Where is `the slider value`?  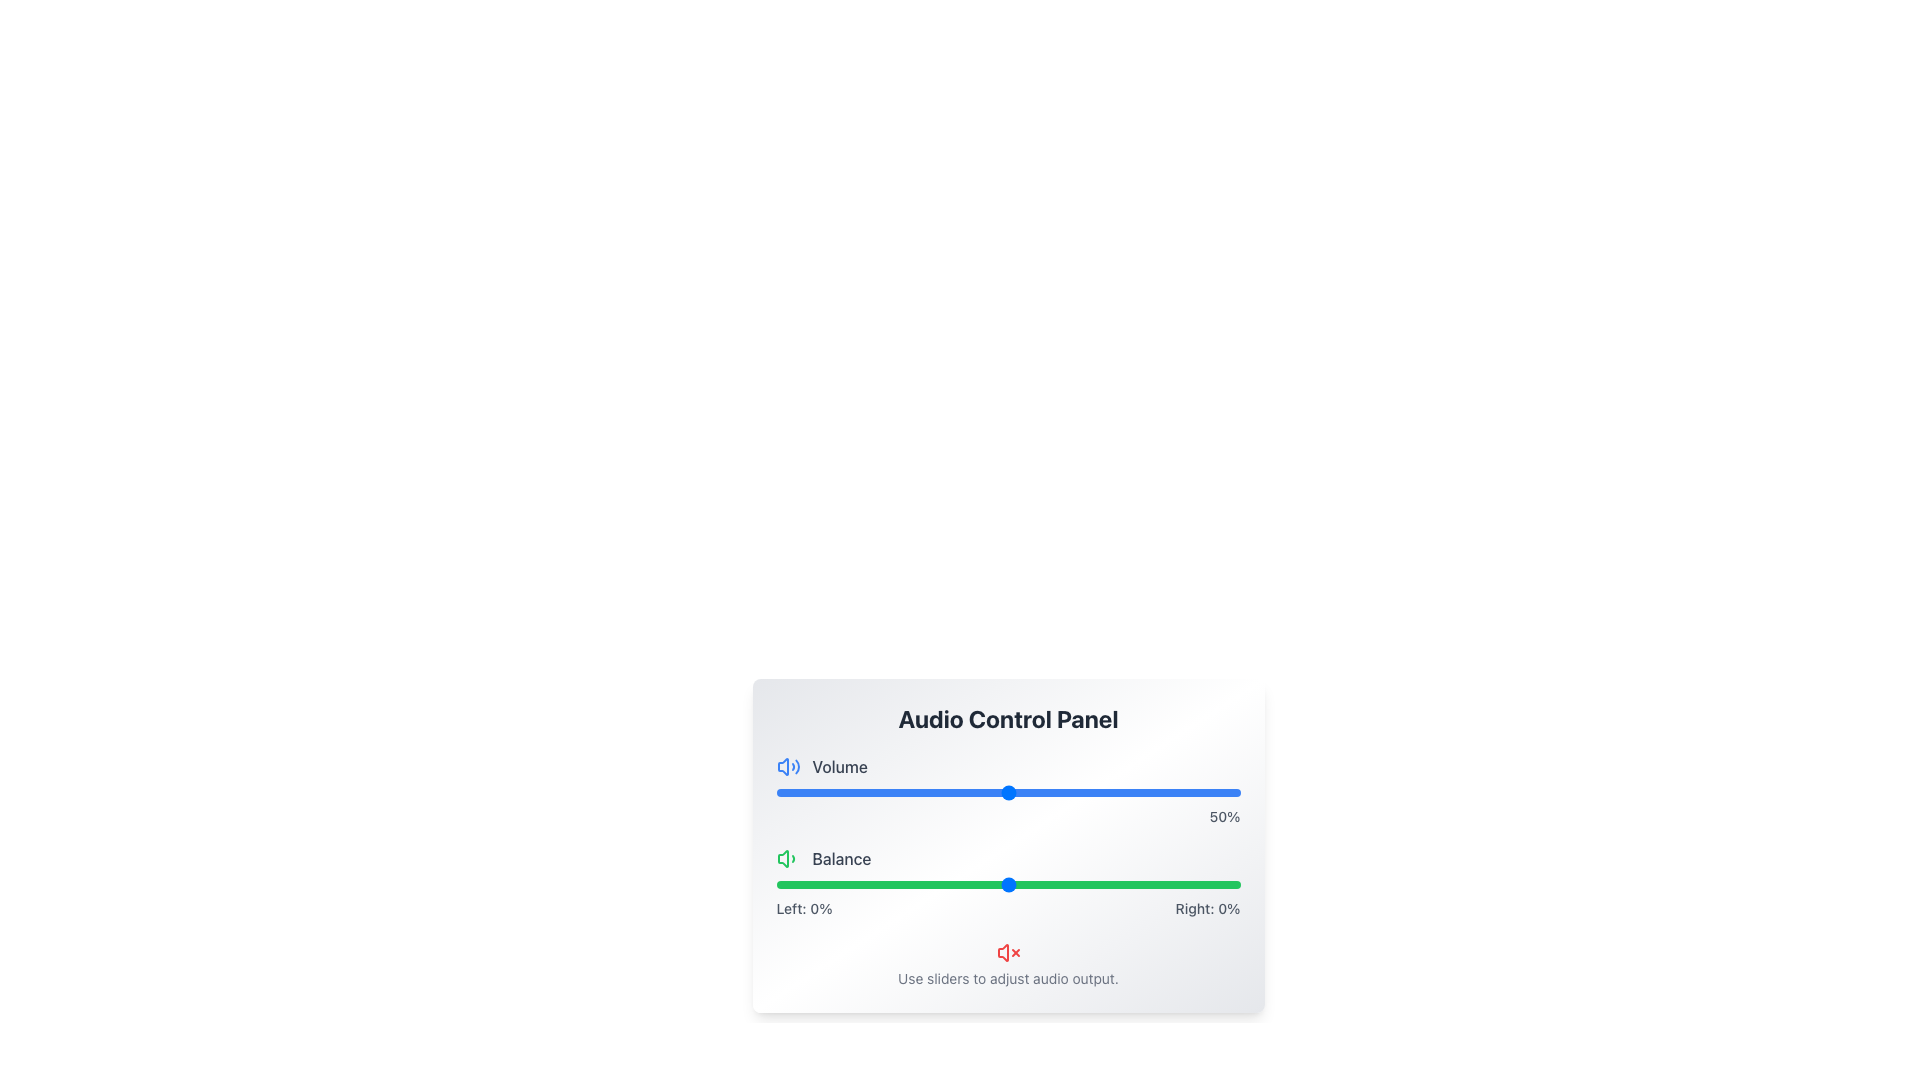
the slider value is located at coordinates (975, 792).